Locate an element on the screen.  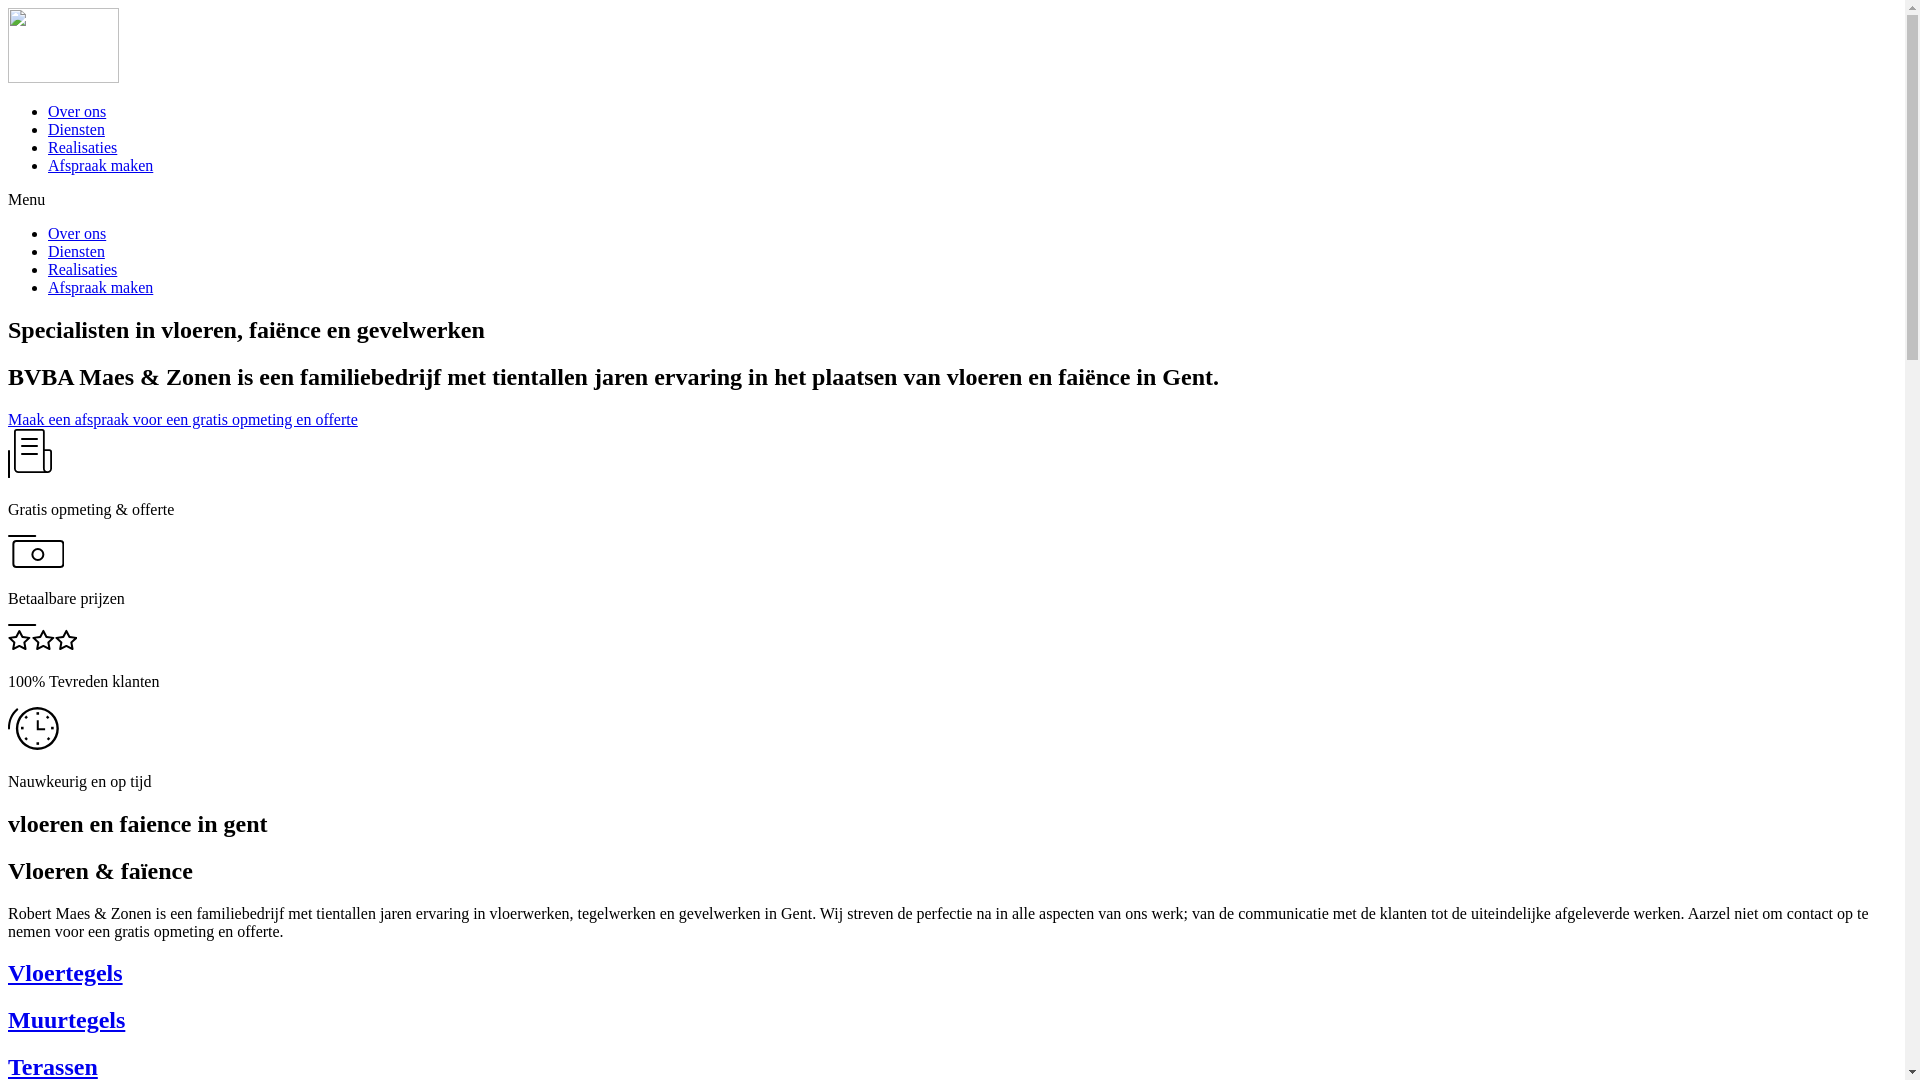
'Afspraak maken' is located at coordinates (99, 164).